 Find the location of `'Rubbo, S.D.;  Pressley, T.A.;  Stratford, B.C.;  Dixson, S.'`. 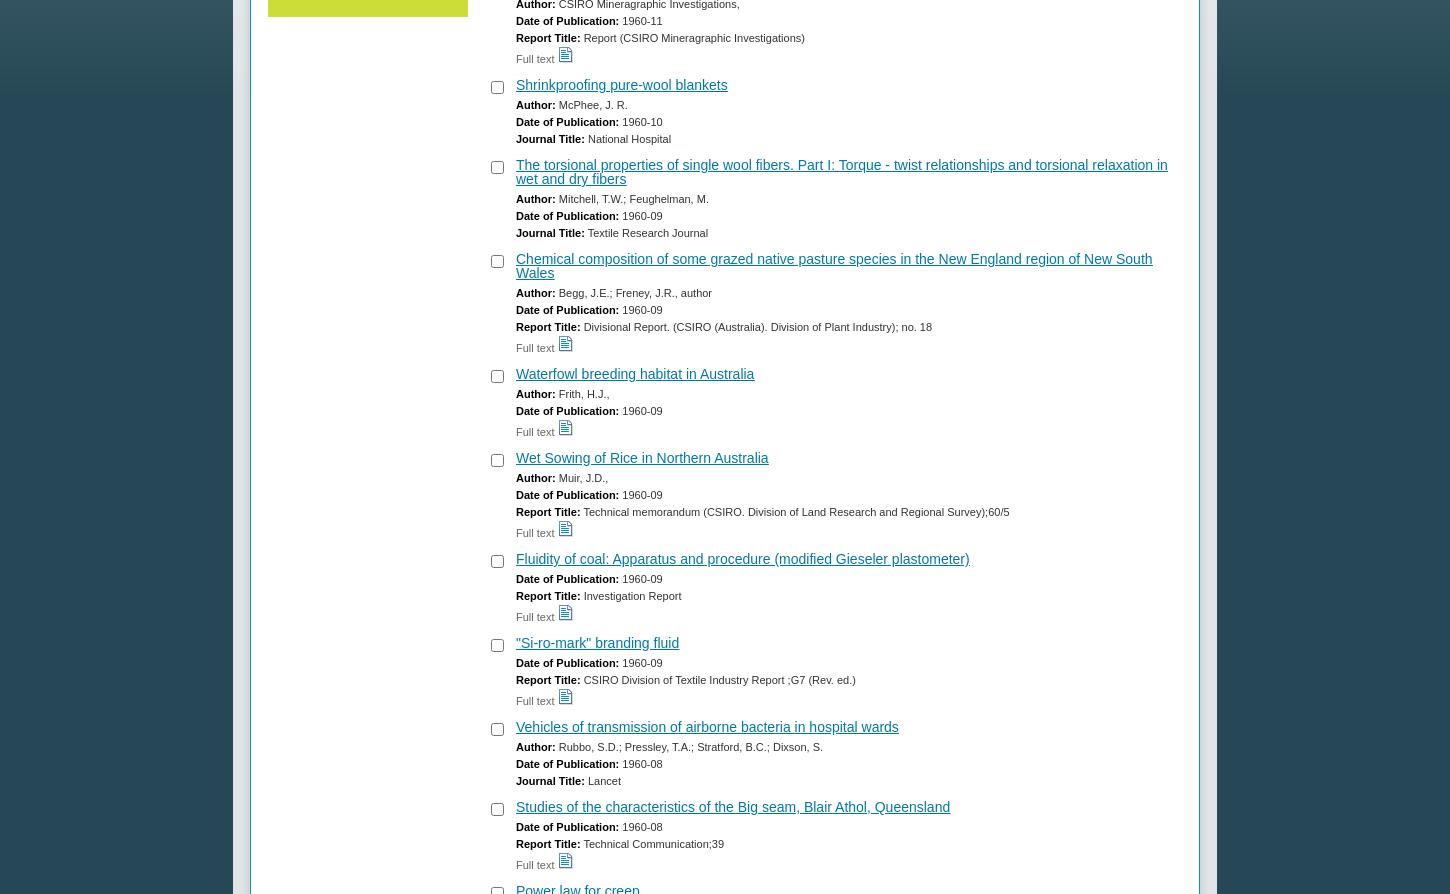

'Rubbo, S.D.;  Pressley, T.A.;  Stratford, B.C.;  Dixson, S.' is located at coordinates (688, 746).